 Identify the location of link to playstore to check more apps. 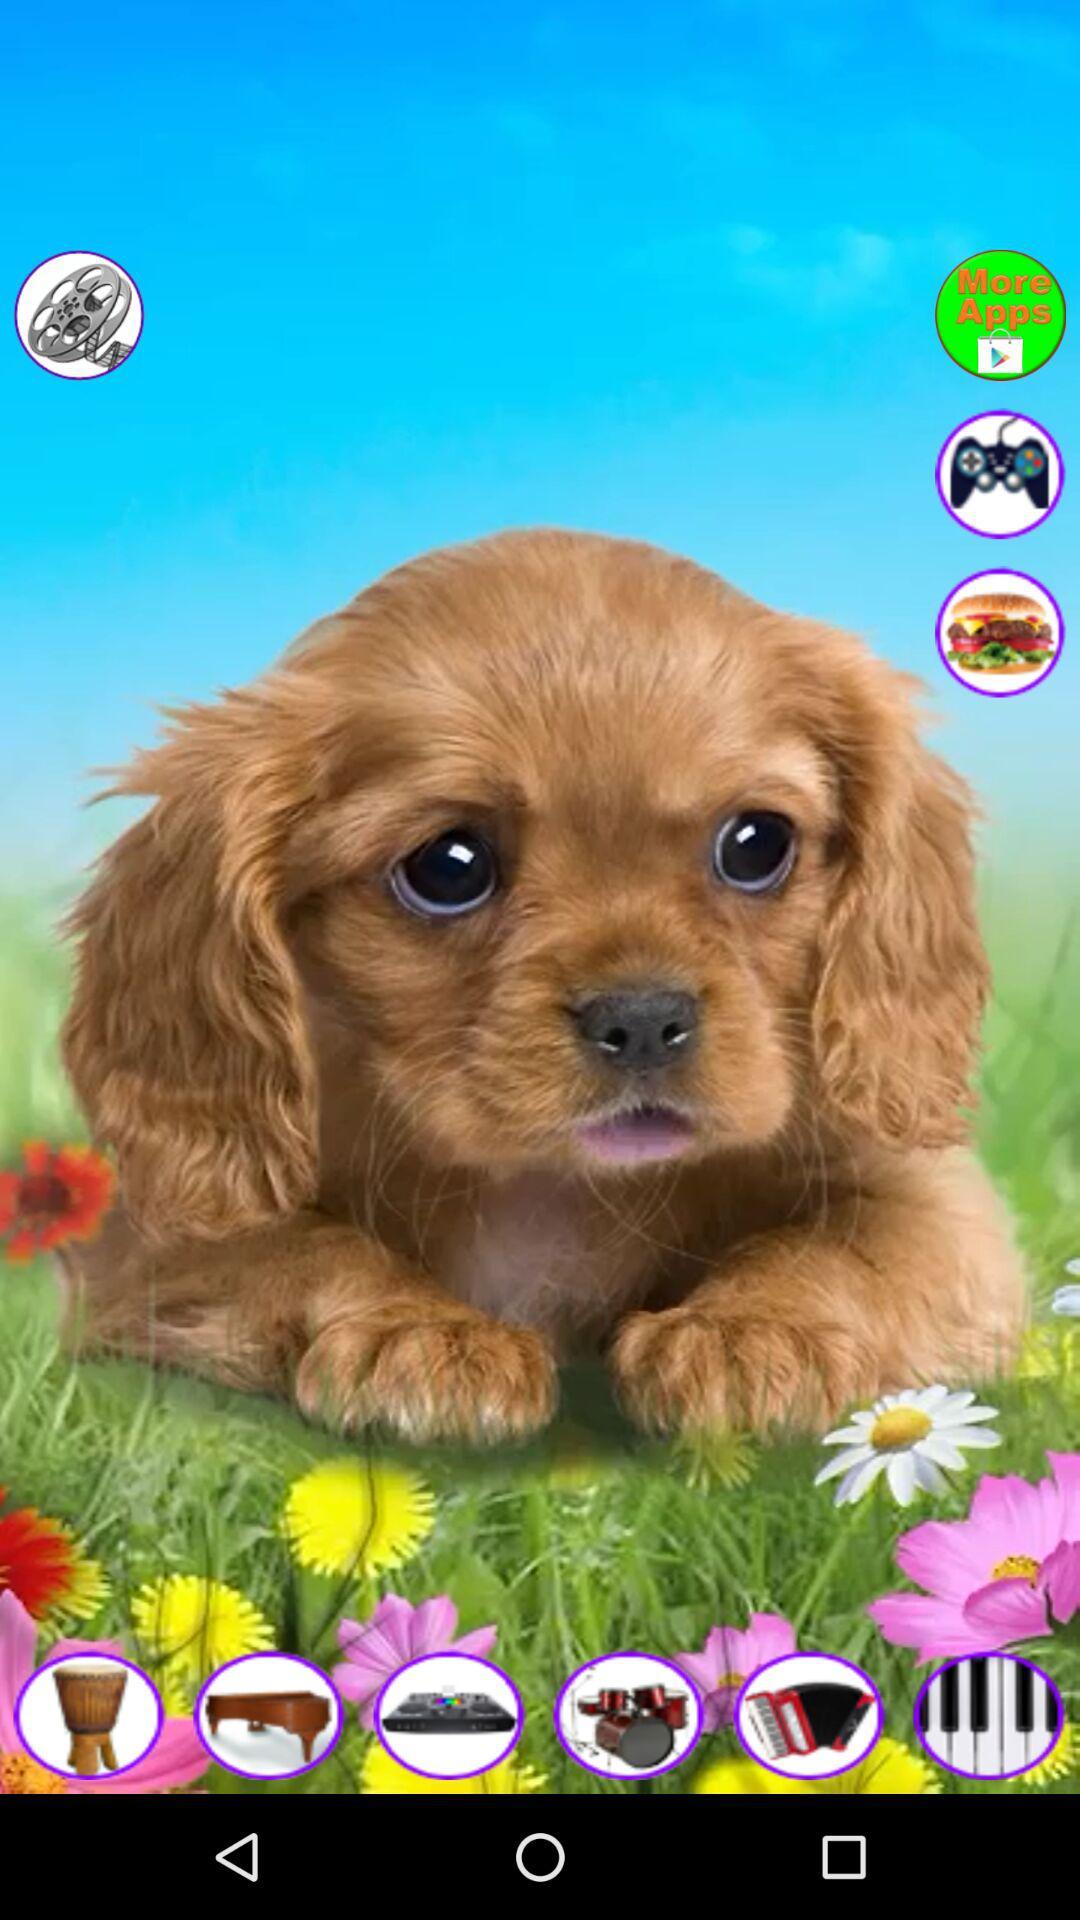
(1000, 314).